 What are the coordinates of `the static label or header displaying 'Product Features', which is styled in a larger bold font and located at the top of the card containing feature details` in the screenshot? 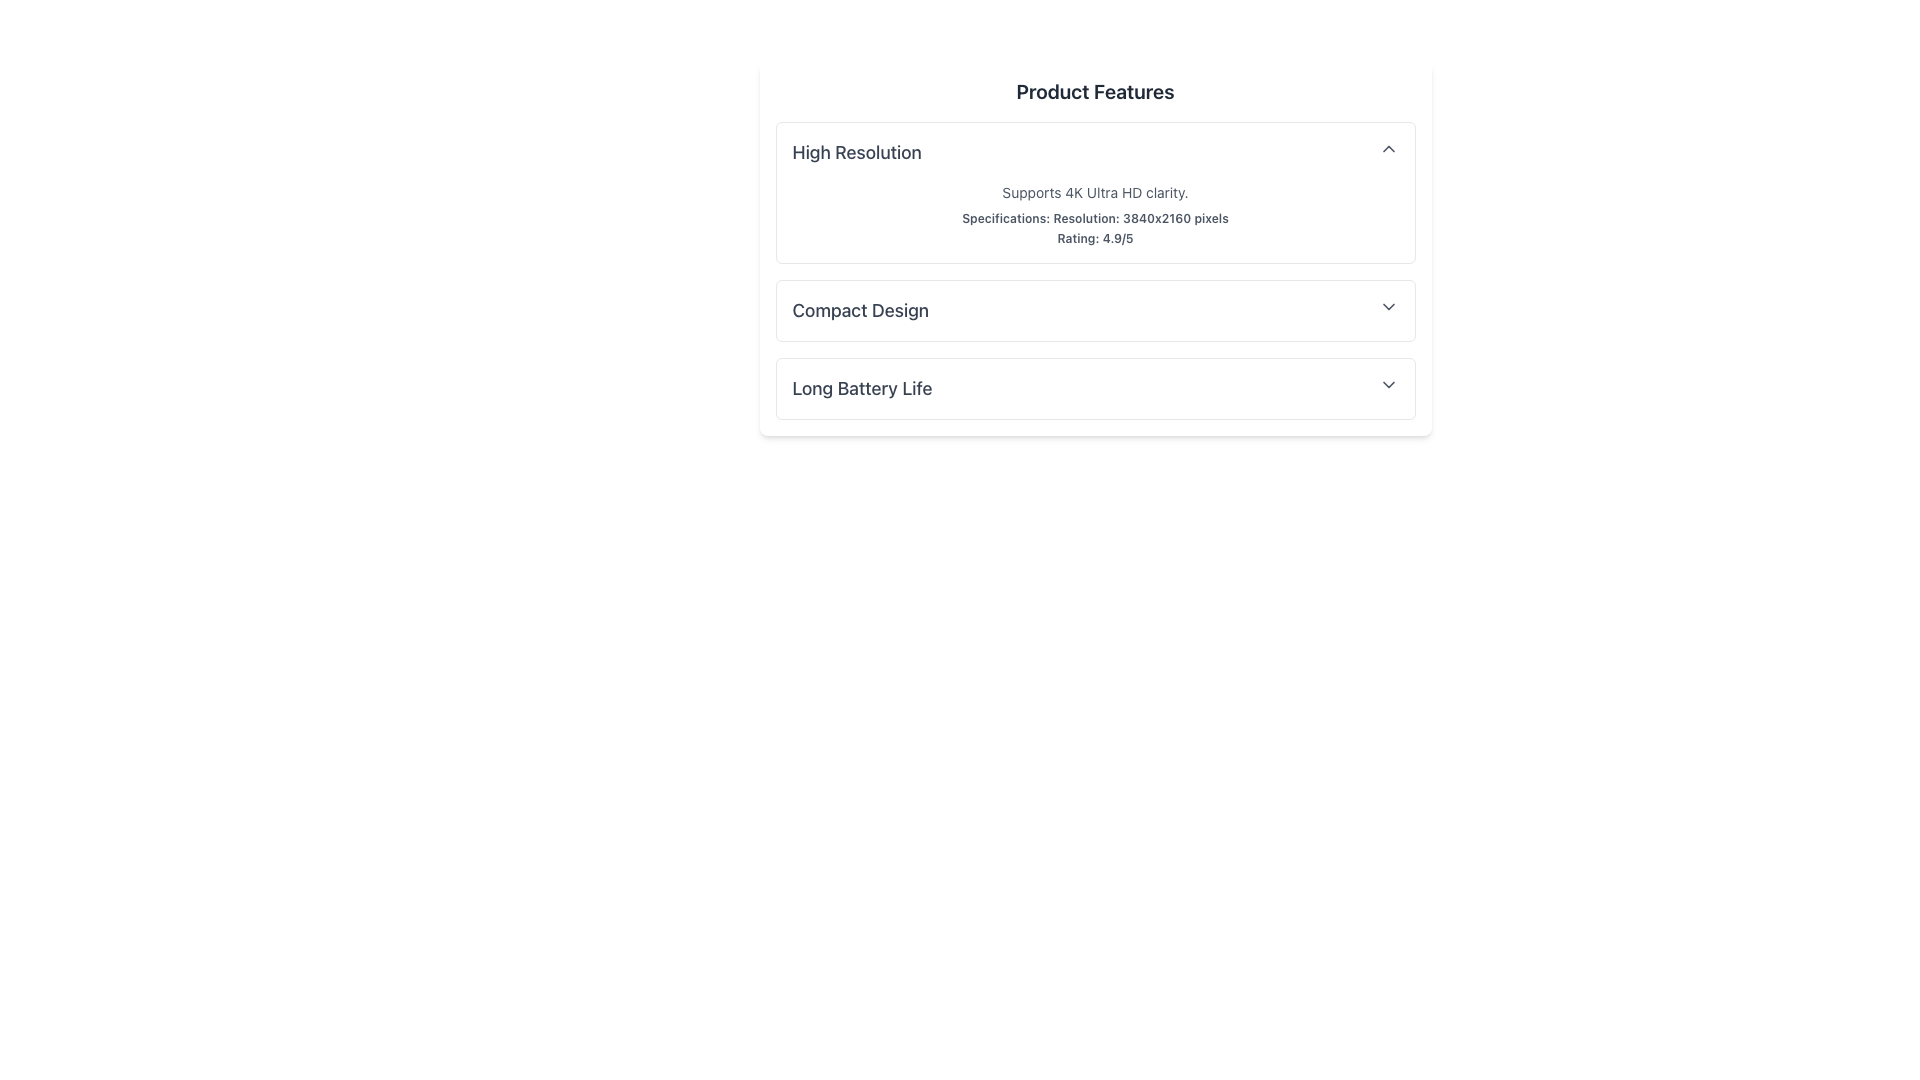 It's located at (1094, 92).